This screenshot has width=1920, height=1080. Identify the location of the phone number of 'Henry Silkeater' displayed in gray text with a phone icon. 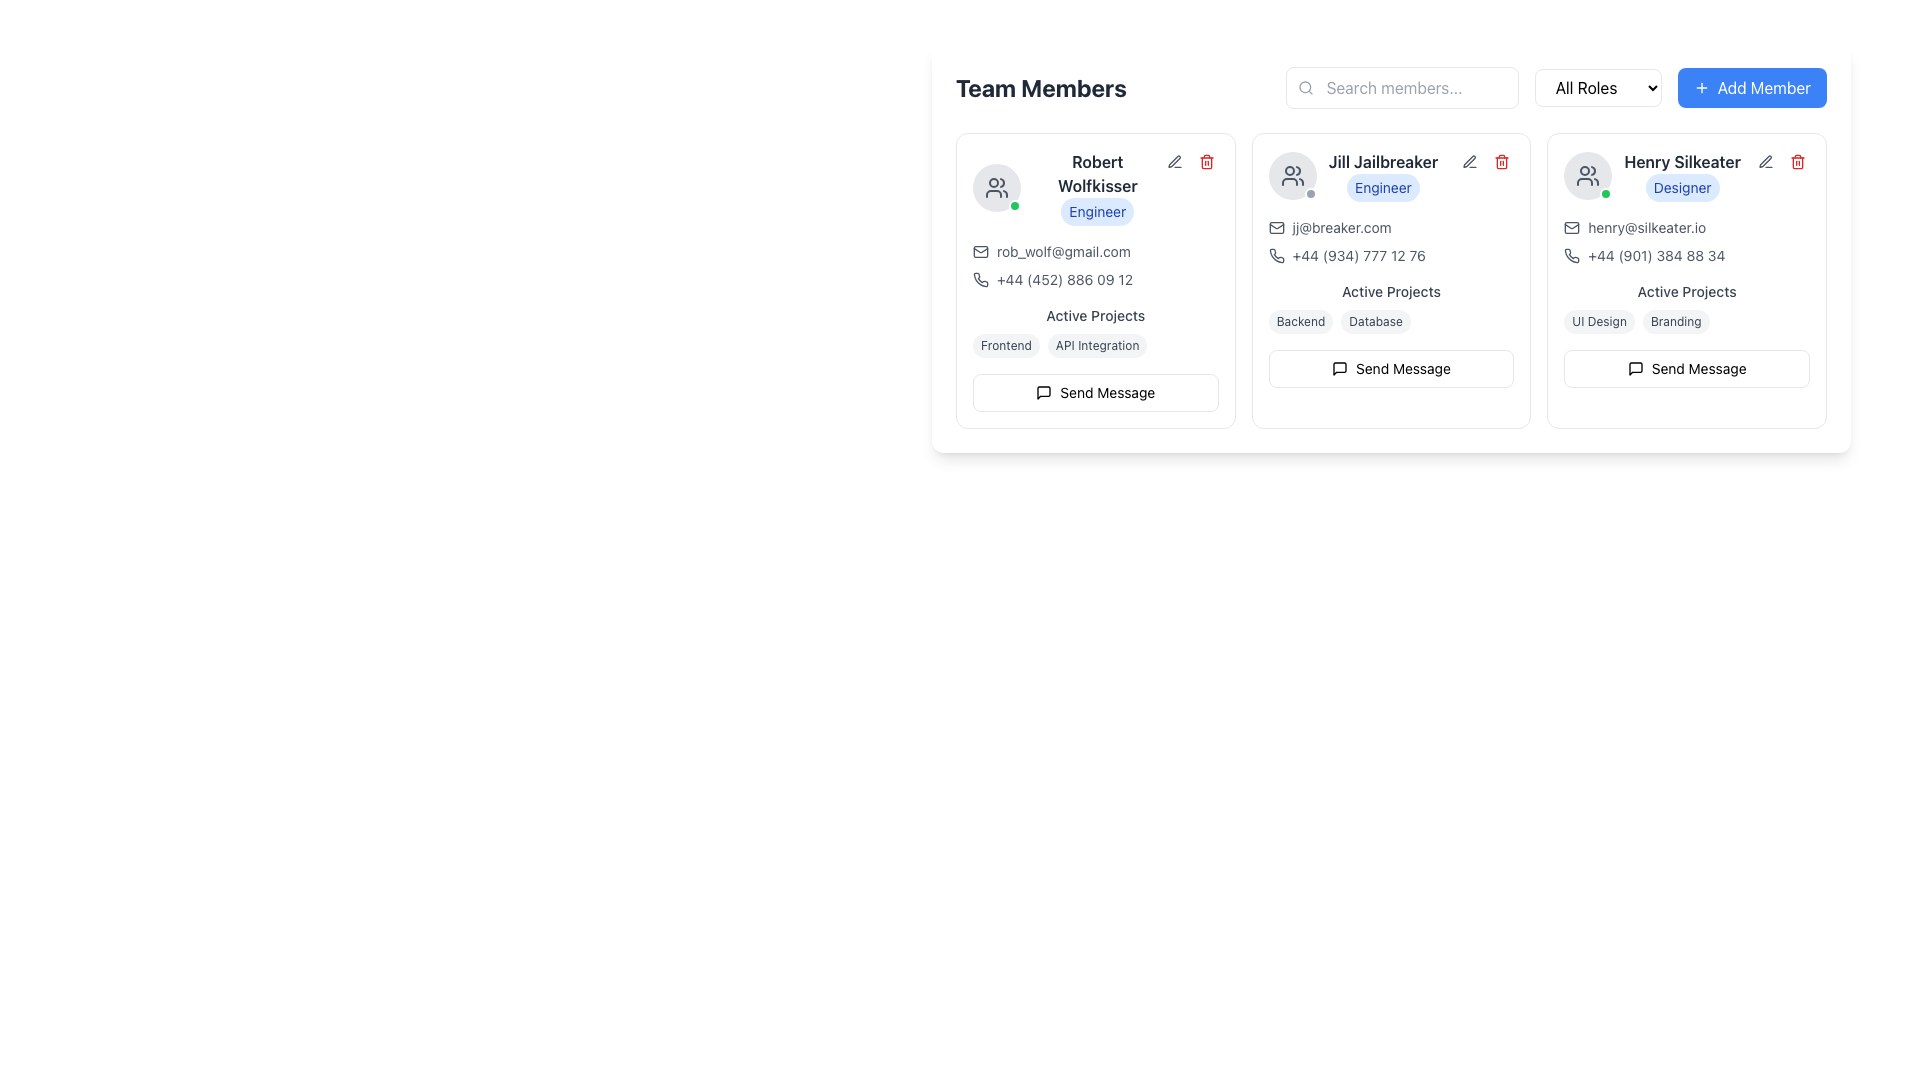
(1686, 254).